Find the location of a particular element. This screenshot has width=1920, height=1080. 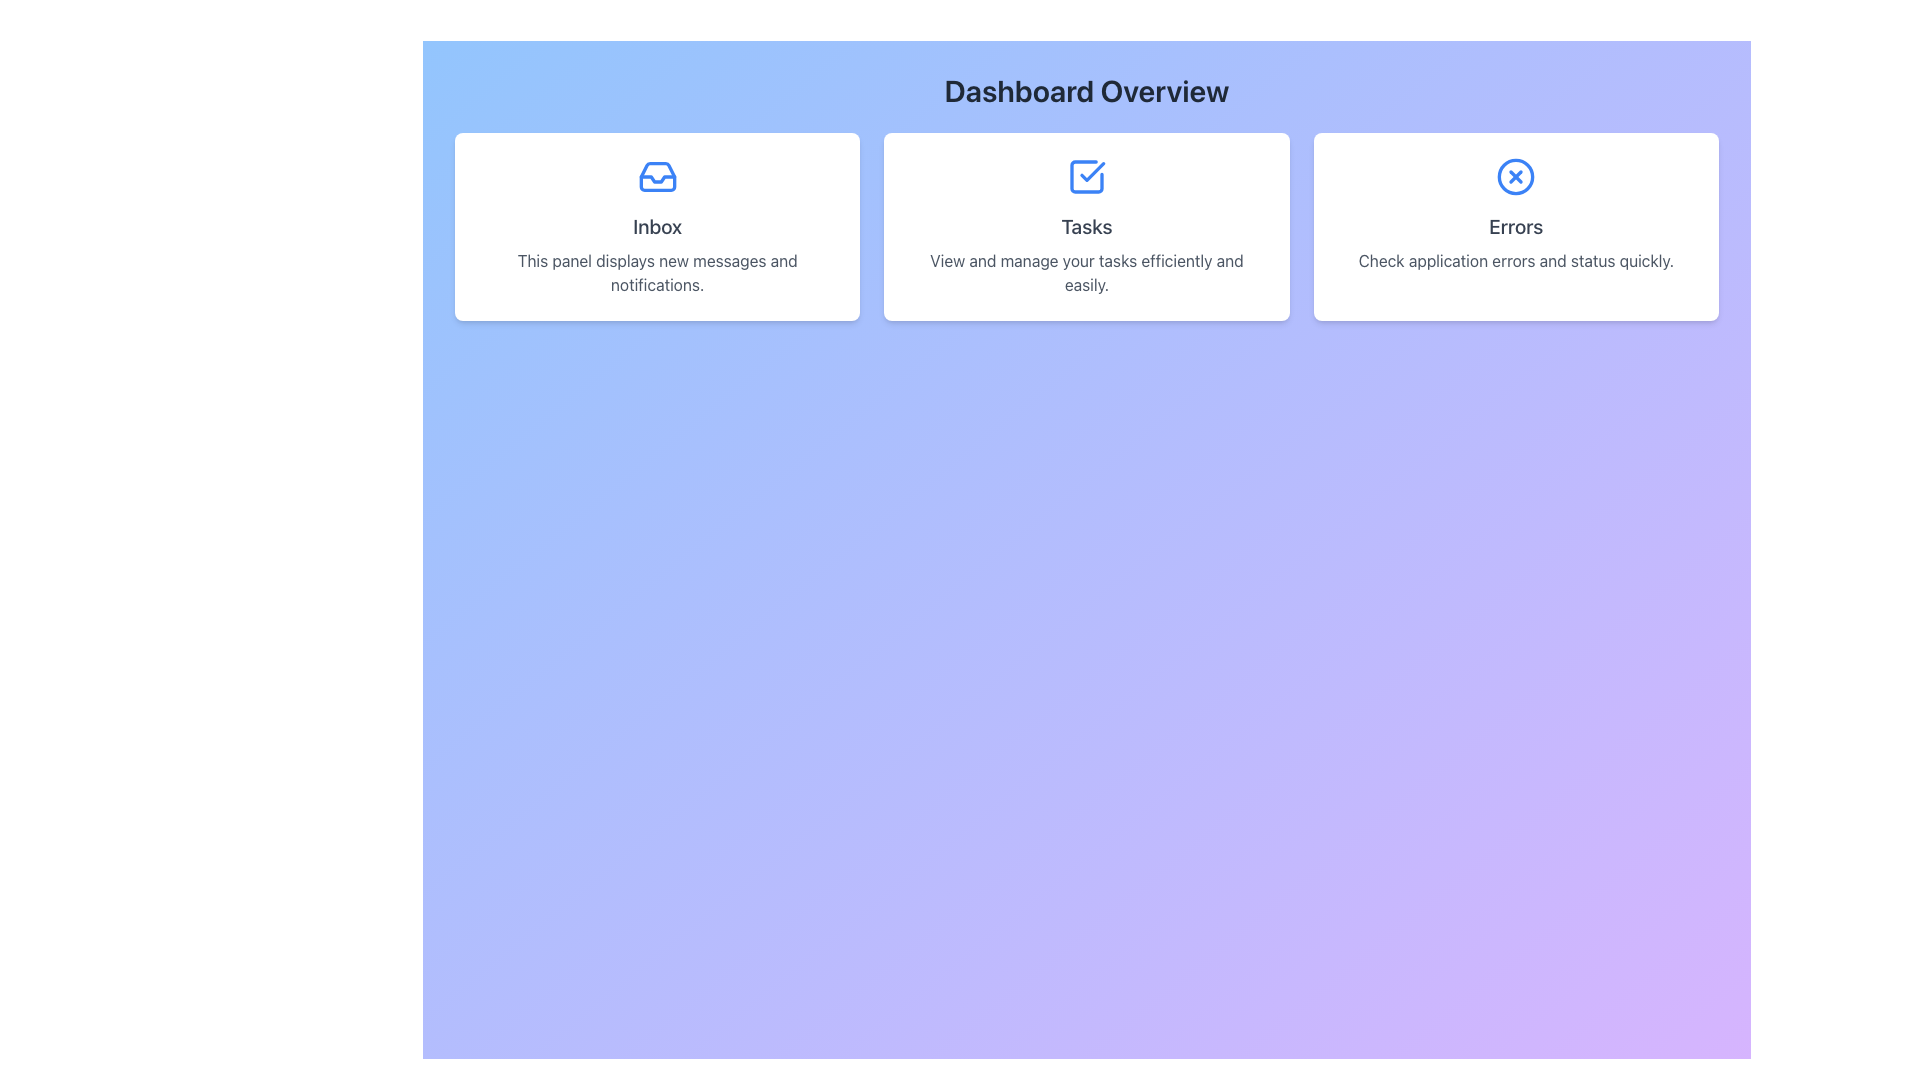

the blue circular error icon with a white background and a blue 'X' in the center, located in the 'Errors' card on the Dashboard Overview is located at coordinates (1516, 176).